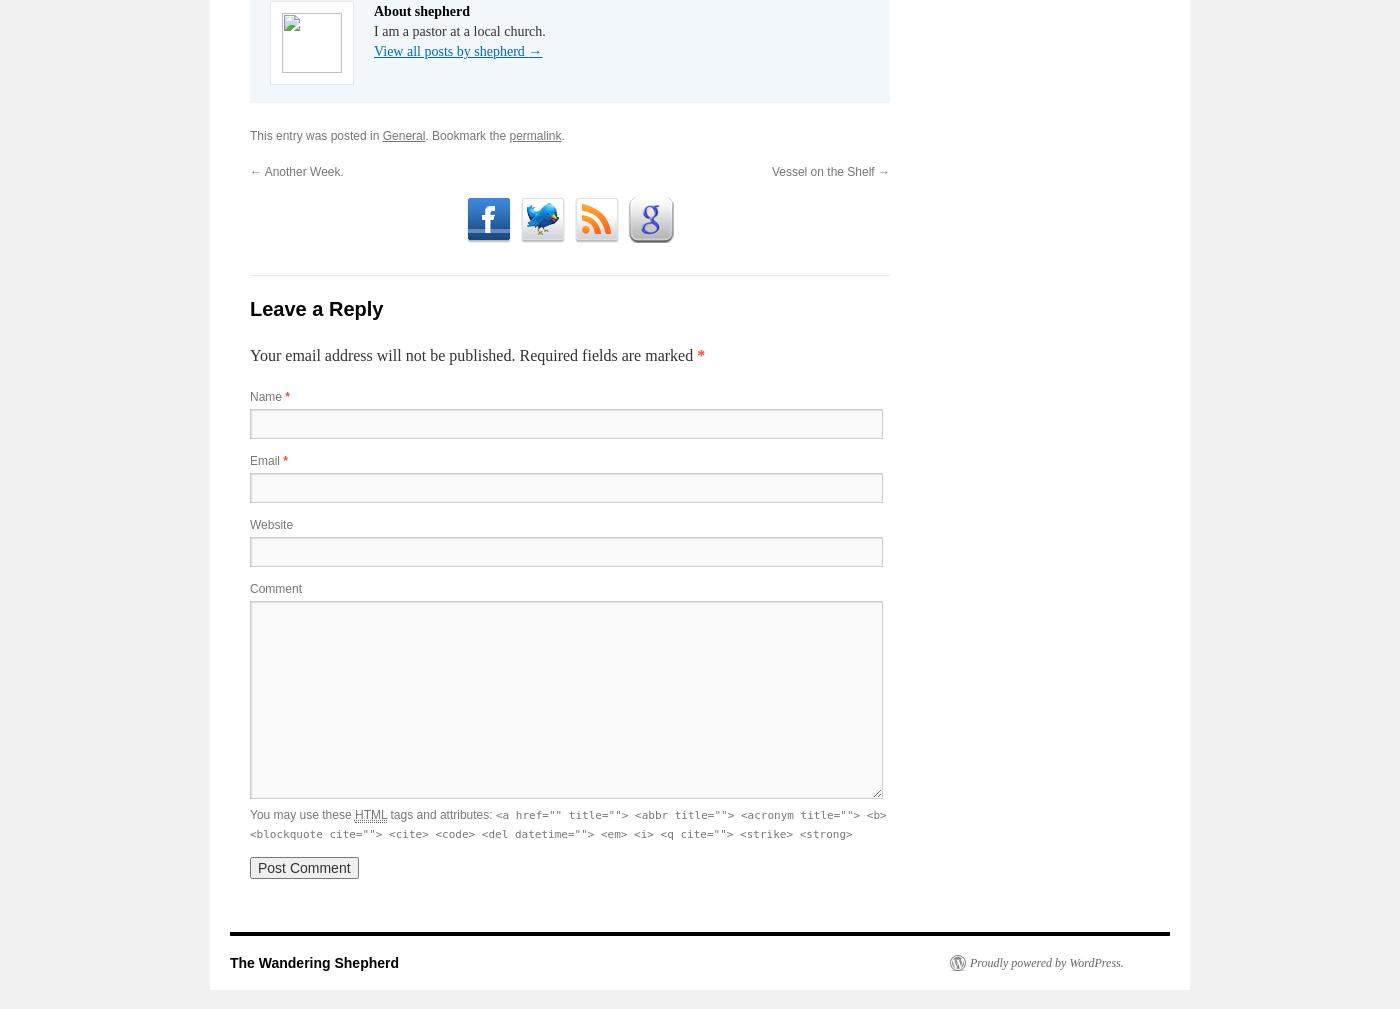  What do you see at coordinates (441, 814) in the screenshot?
I see `'tags and attributes:'` at bounding box center [441, 814].